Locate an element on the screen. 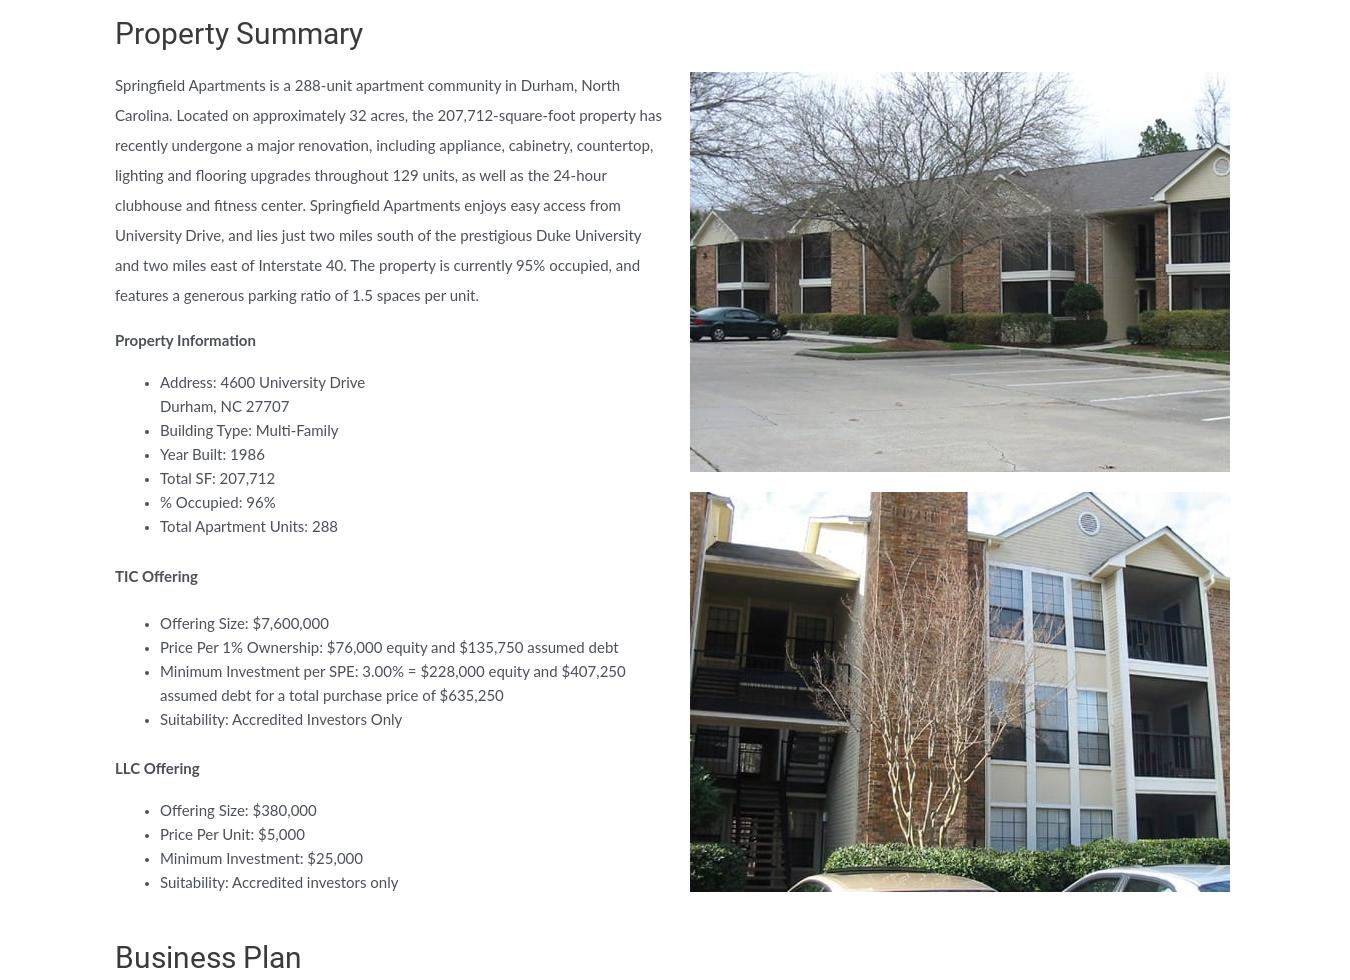  'Suitability: Accredited Investors Only' is located at coordinates (279, 719).